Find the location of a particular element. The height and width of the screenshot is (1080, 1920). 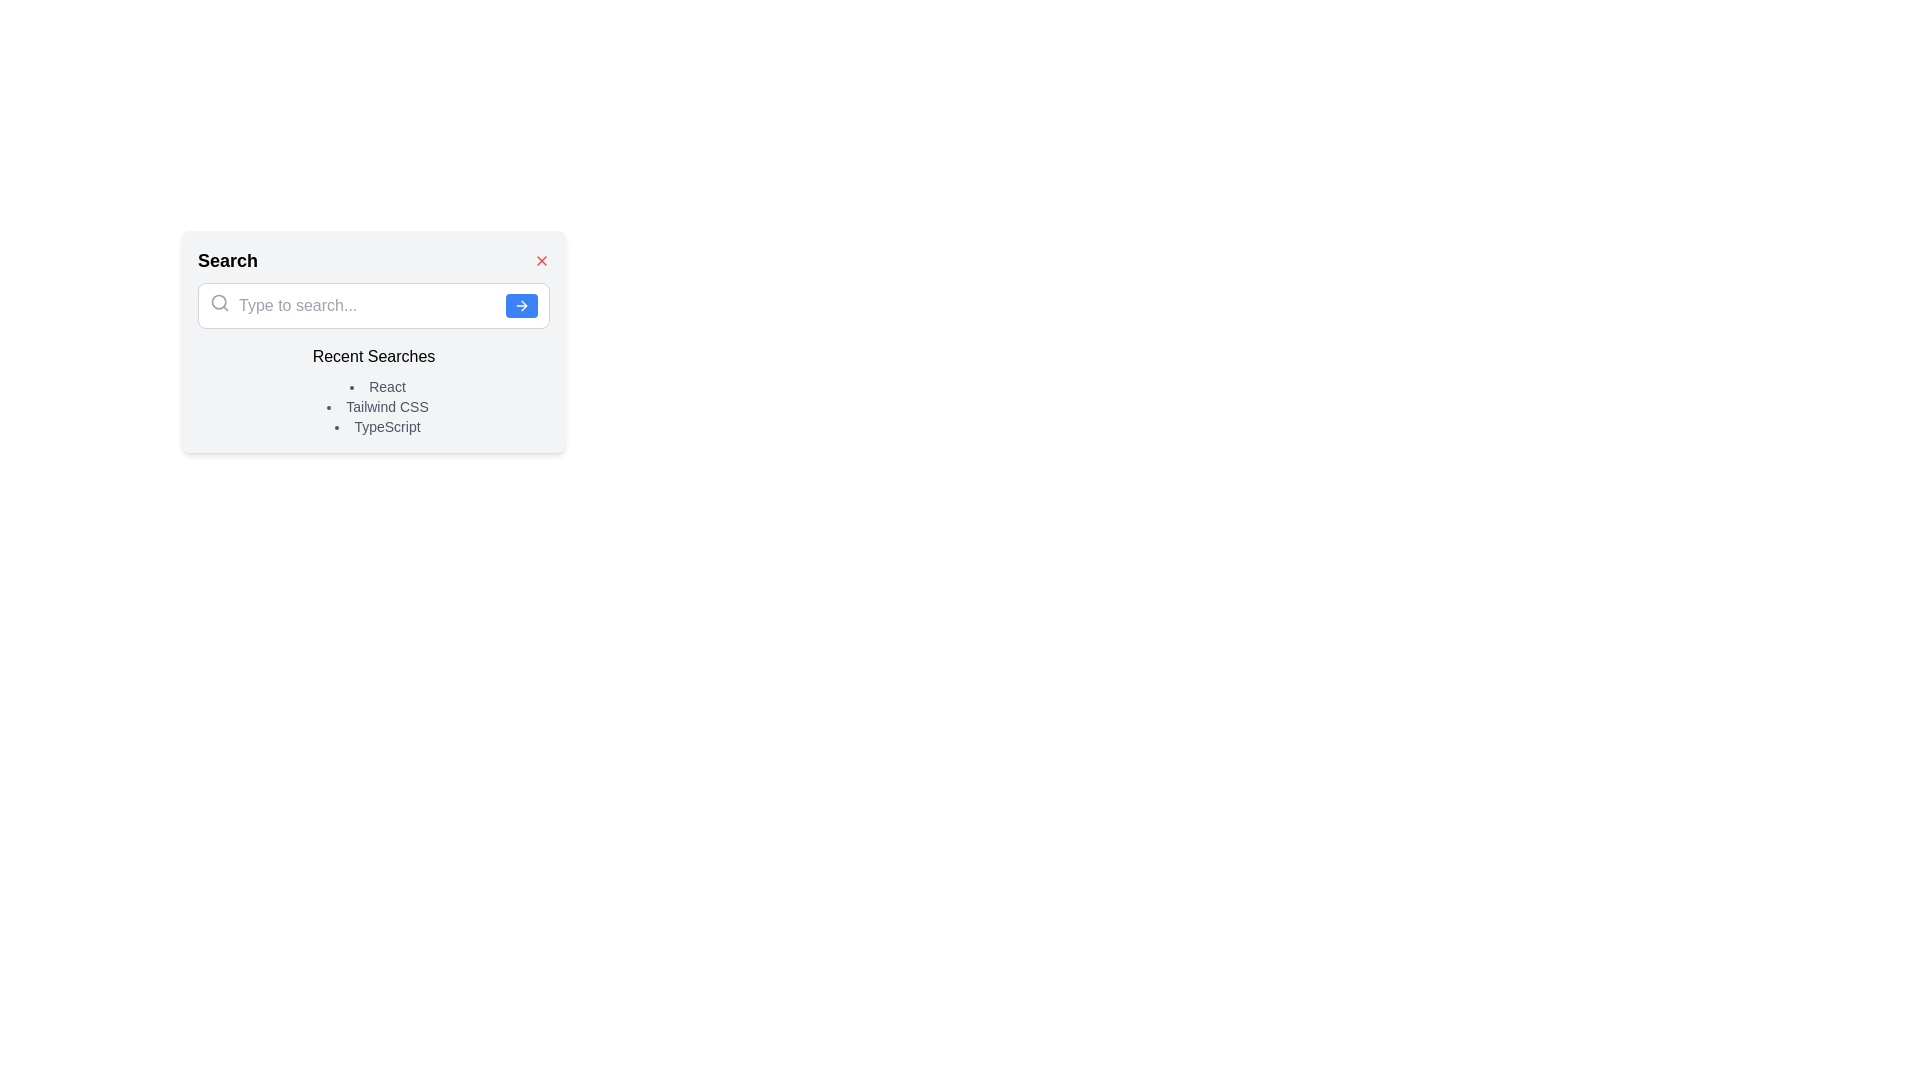

the Iconographic Circle, which is part of the magnifying glass icon used for search, positioned towards its center is located at coordinates (219, 302).